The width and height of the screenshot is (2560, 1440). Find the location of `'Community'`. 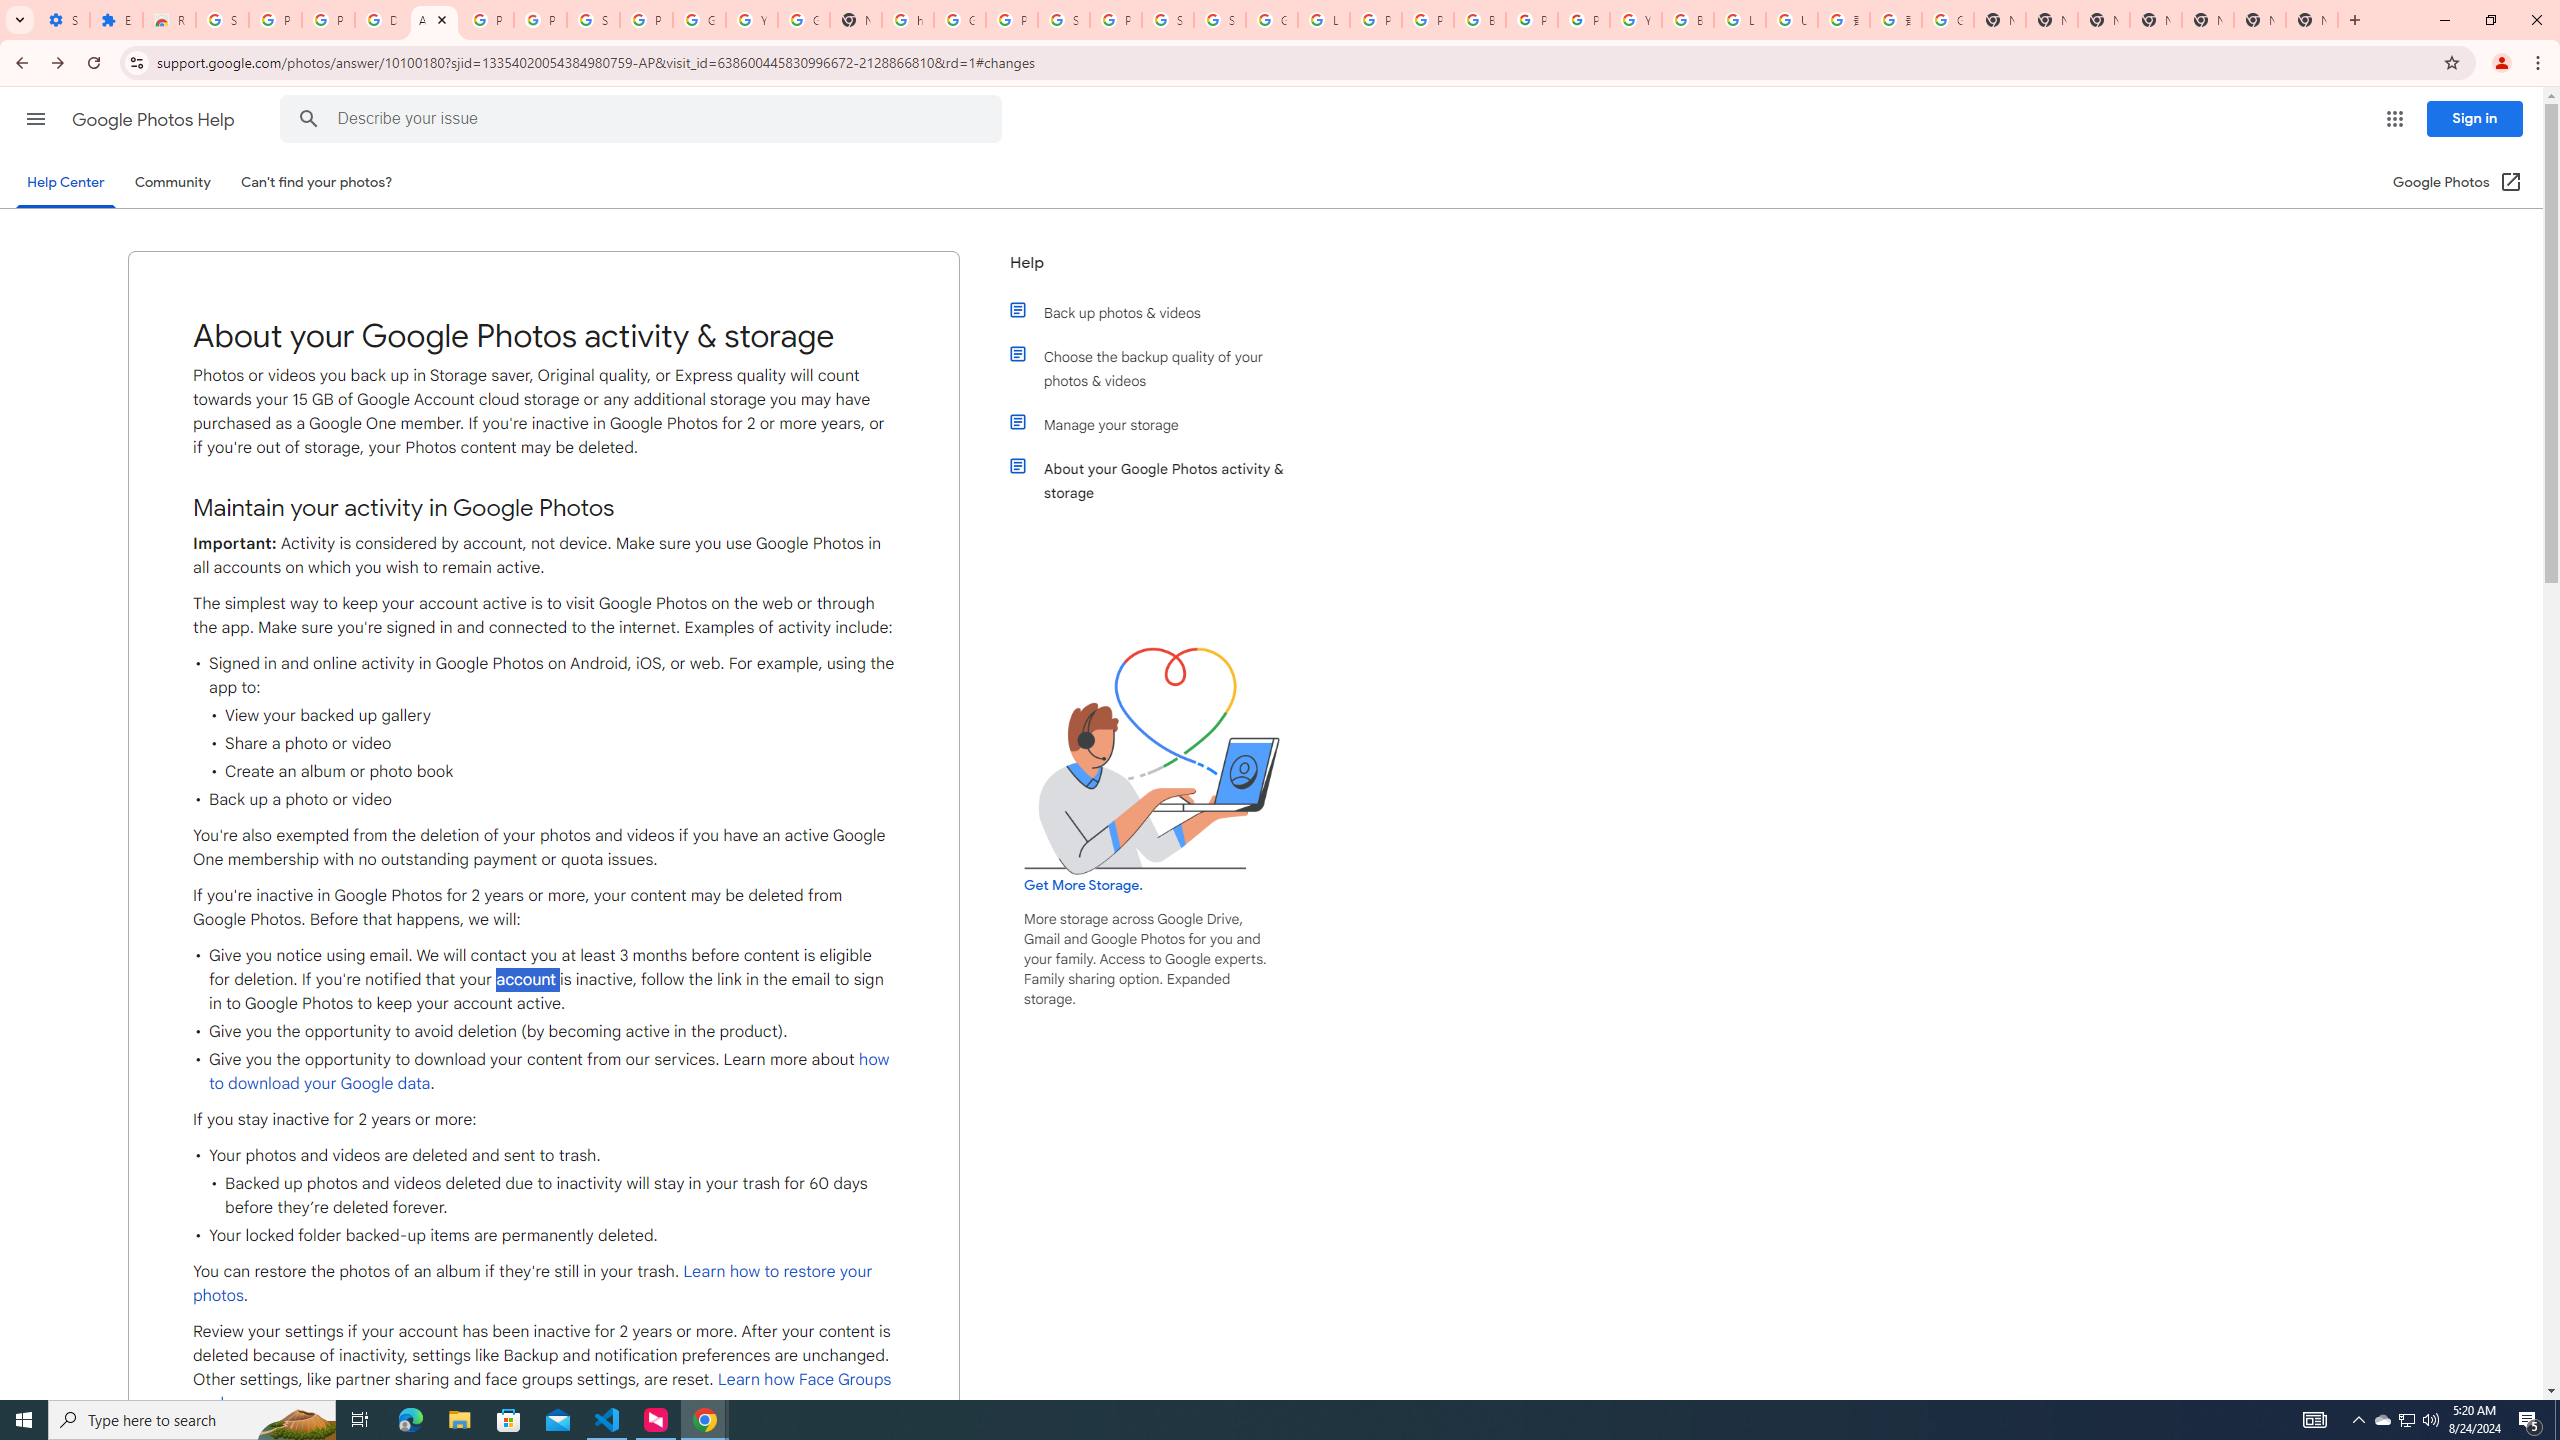

'Community' is located at coordinates (171, 181).